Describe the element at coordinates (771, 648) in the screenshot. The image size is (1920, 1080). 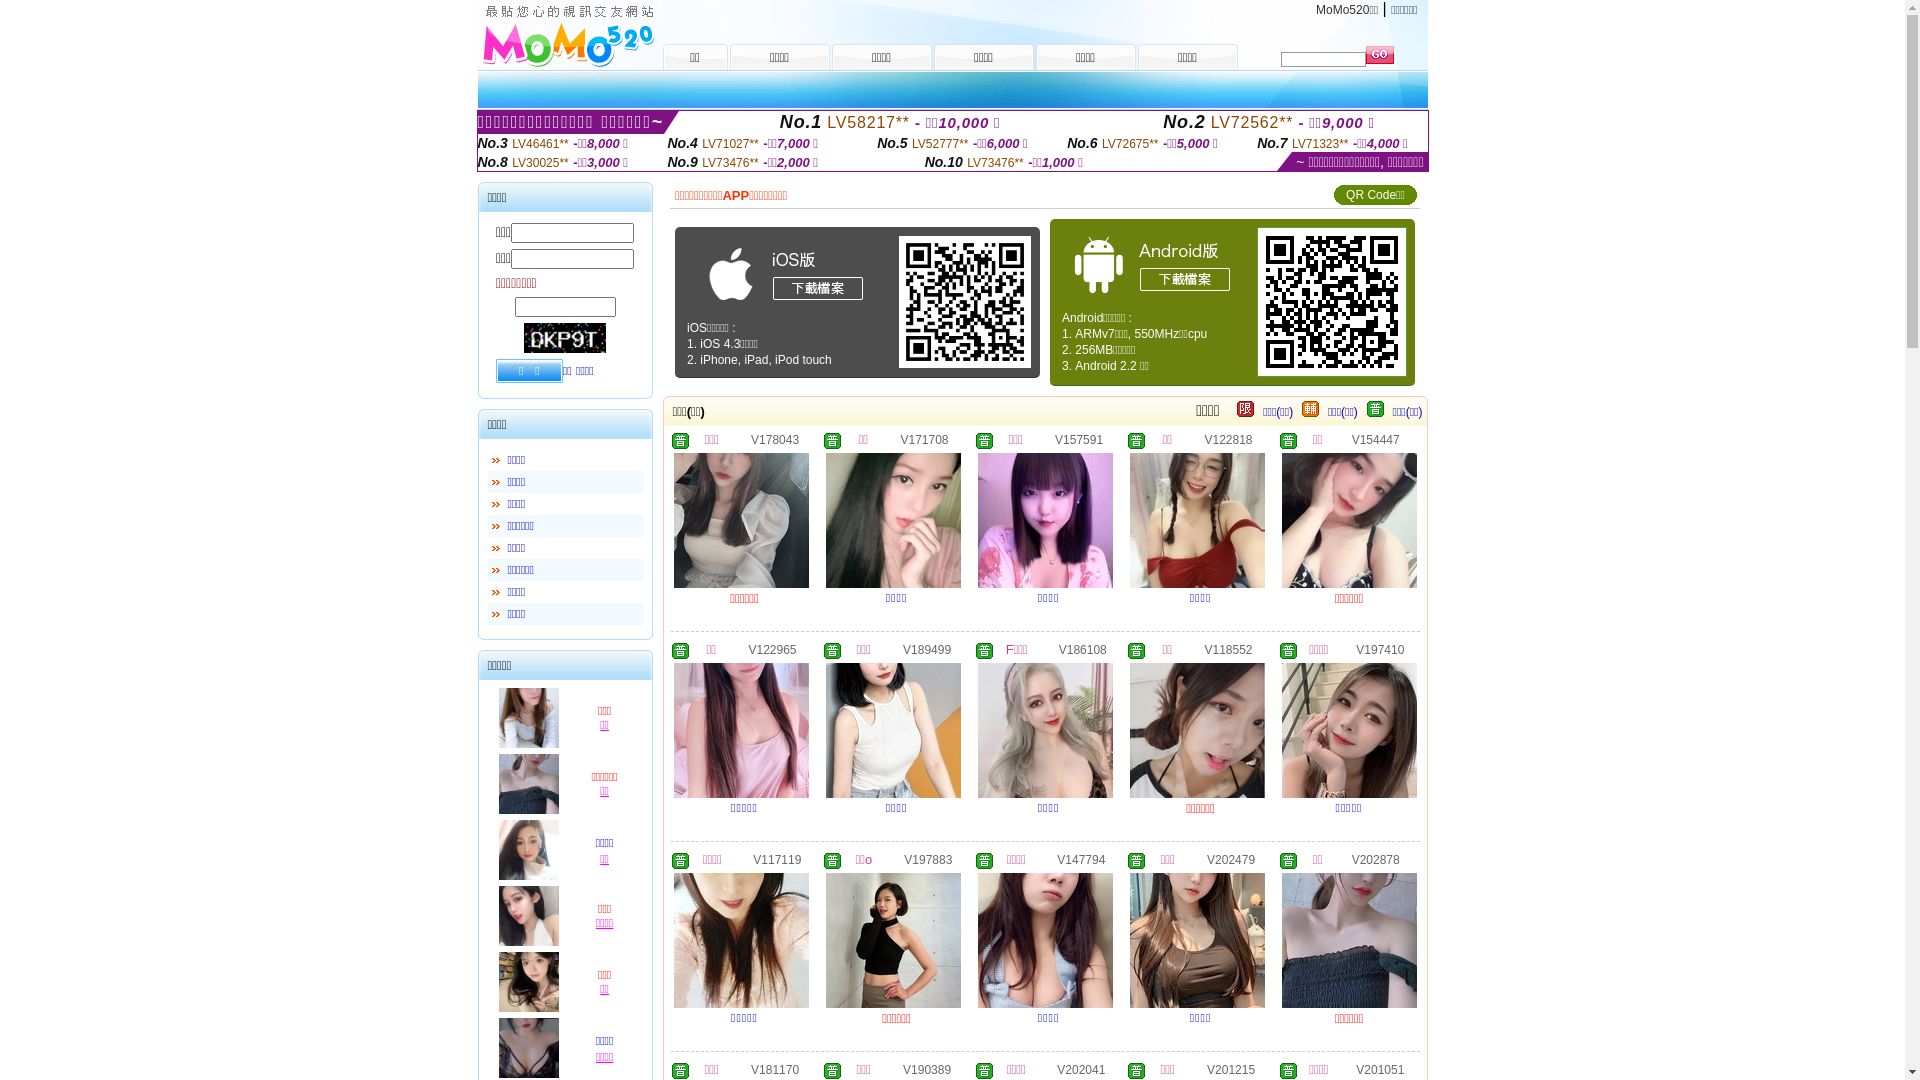
I see `'V122965'` at that location.